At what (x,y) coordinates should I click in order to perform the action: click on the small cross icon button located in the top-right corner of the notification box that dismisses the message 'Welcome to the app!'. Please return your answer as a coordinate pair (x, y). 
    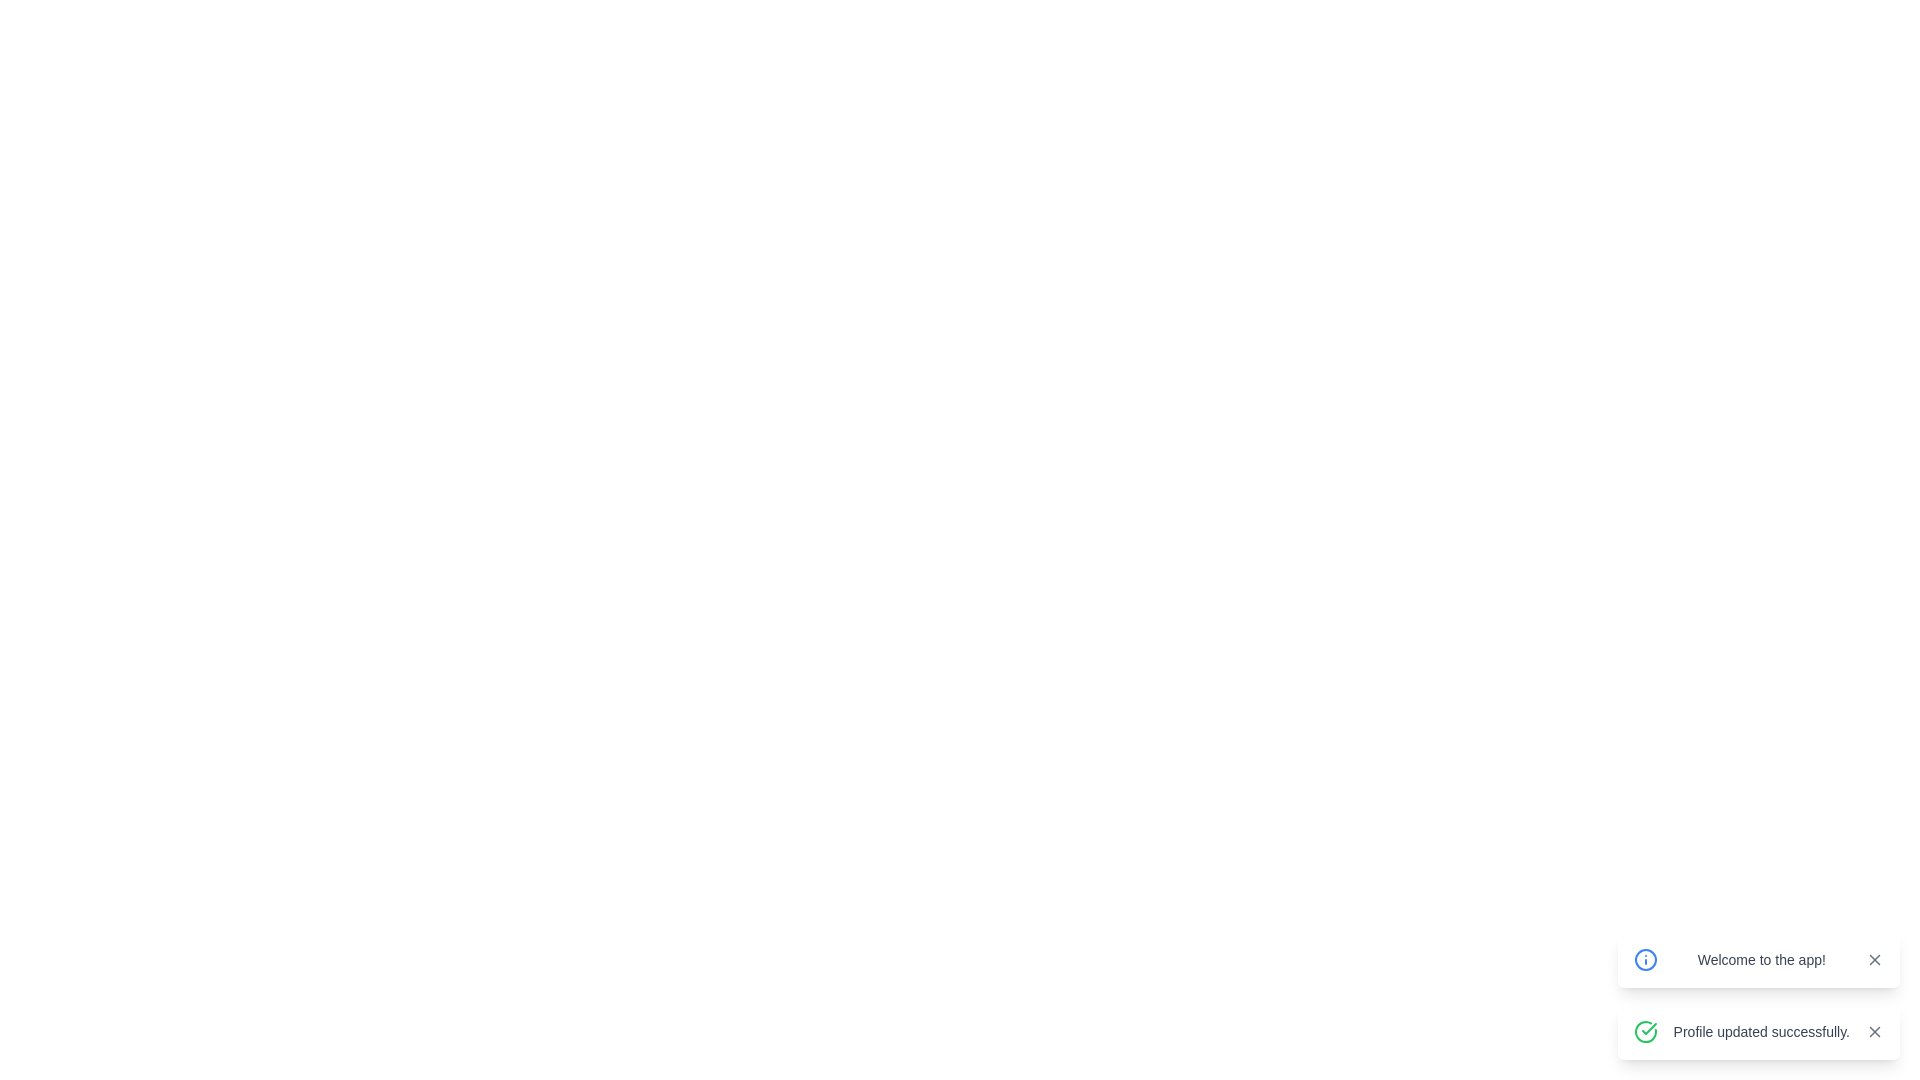
    Looking at the image, I should click on (1874, 959).